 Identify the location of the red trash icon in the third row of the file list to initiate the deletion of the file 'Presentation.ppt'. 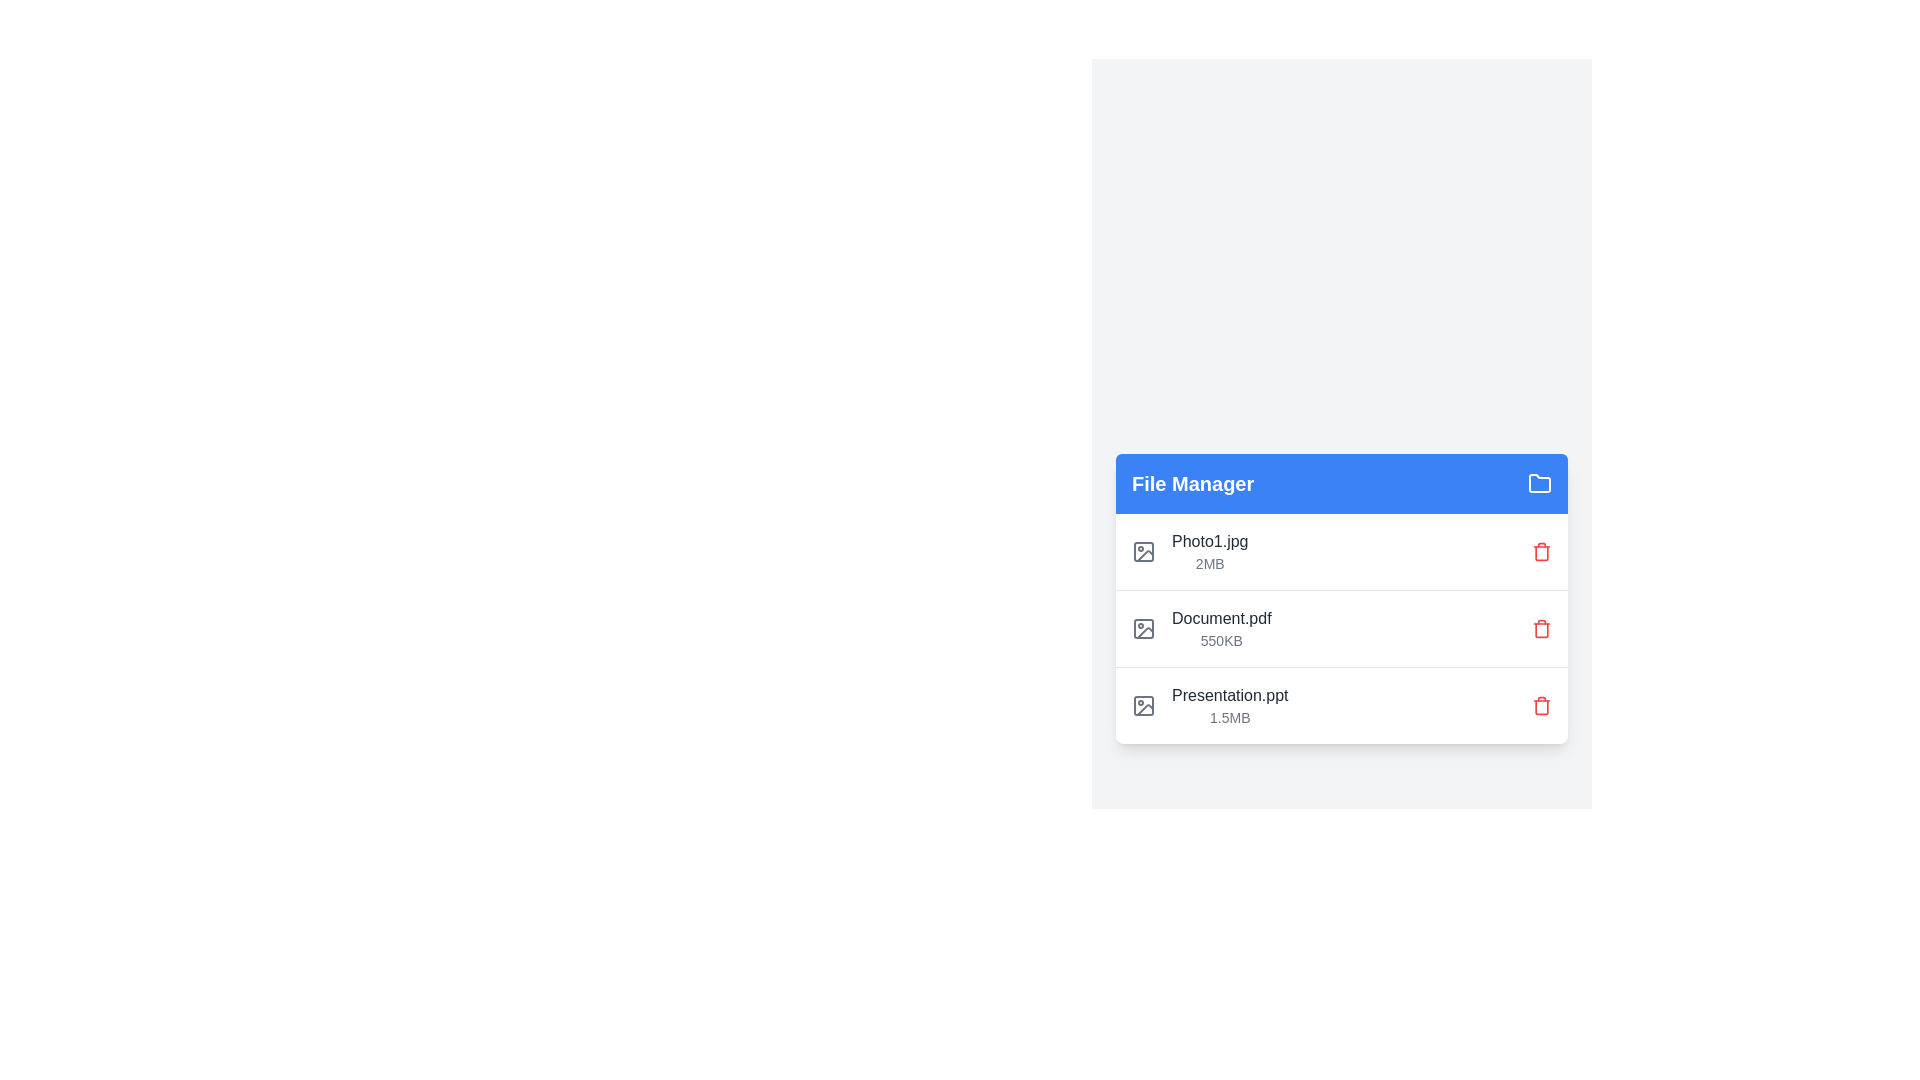
(1540, 704).